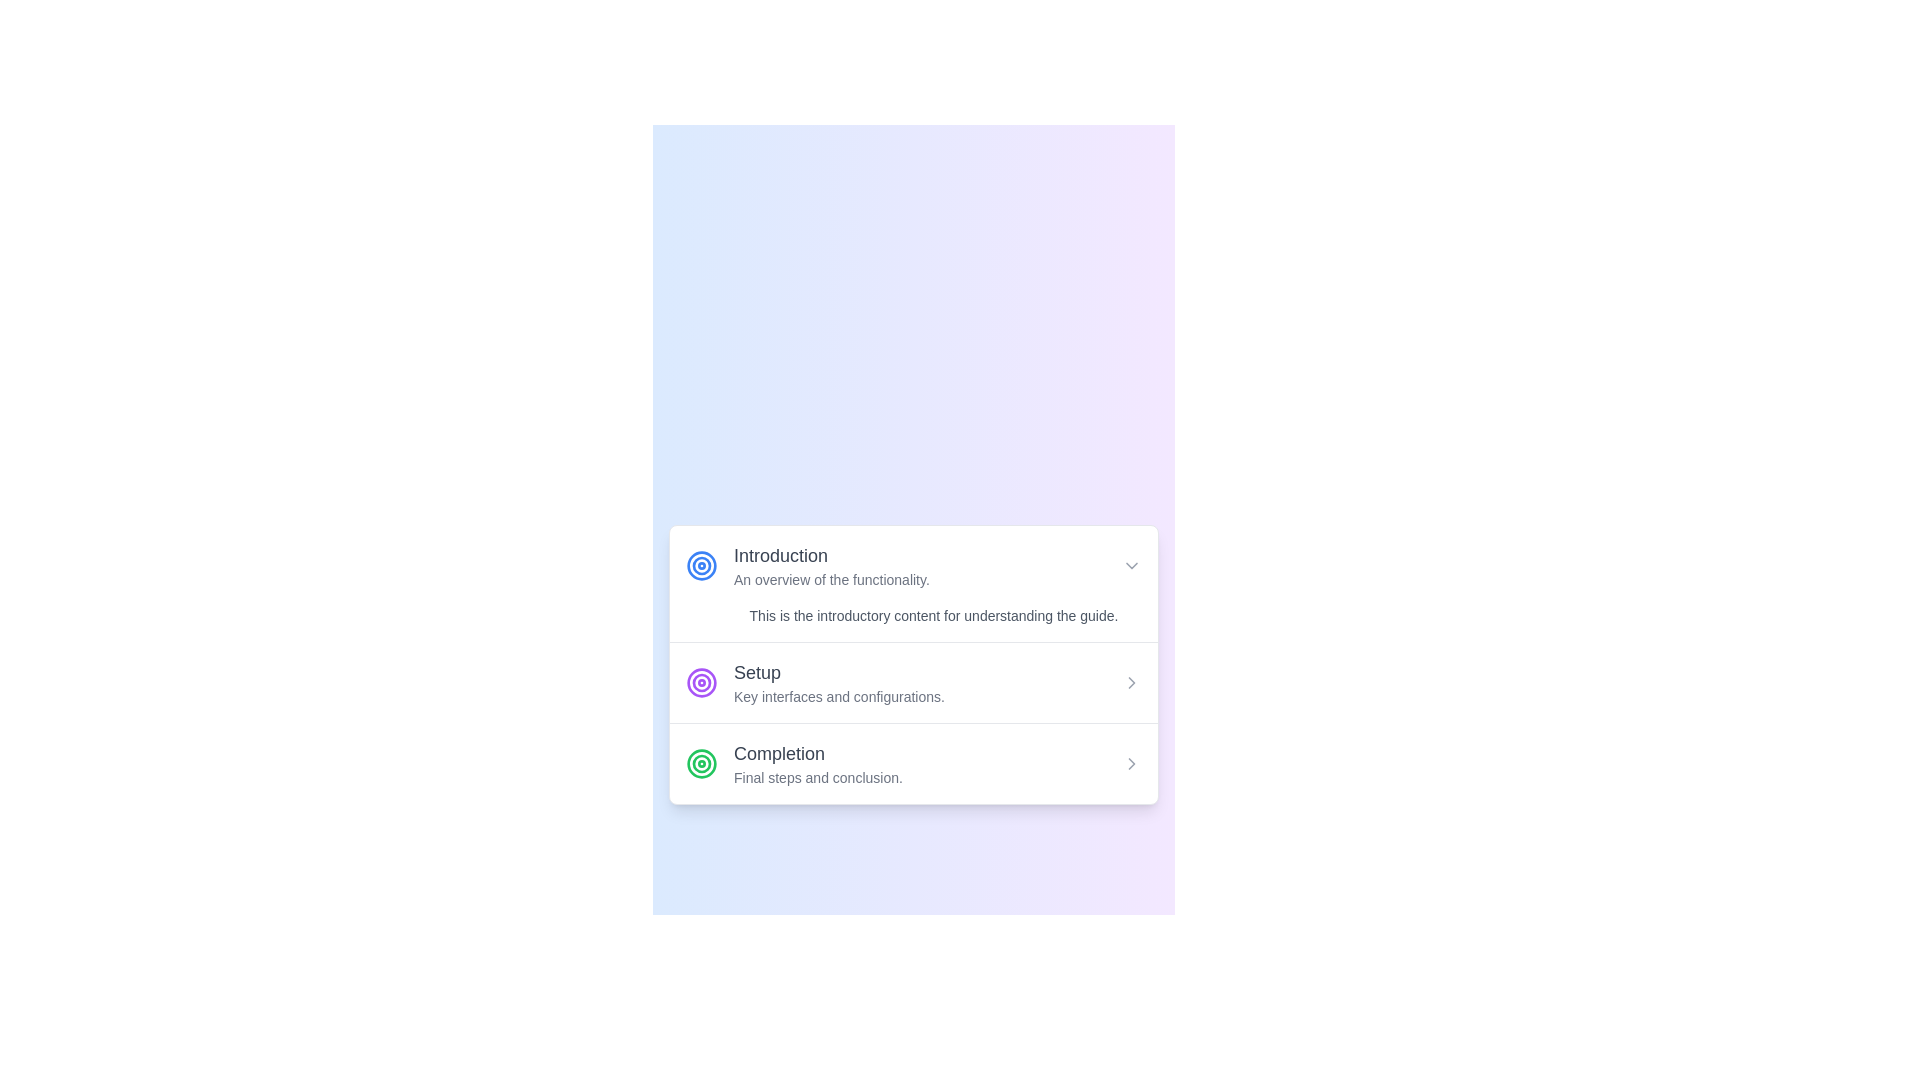  Describe the element at coordinates (839, 696) in the screenshot. I see `text label displaying 'Key interfaces and configurations.' which is located directly under the 'Setup' heading and is visually styled in gray color` at that location.